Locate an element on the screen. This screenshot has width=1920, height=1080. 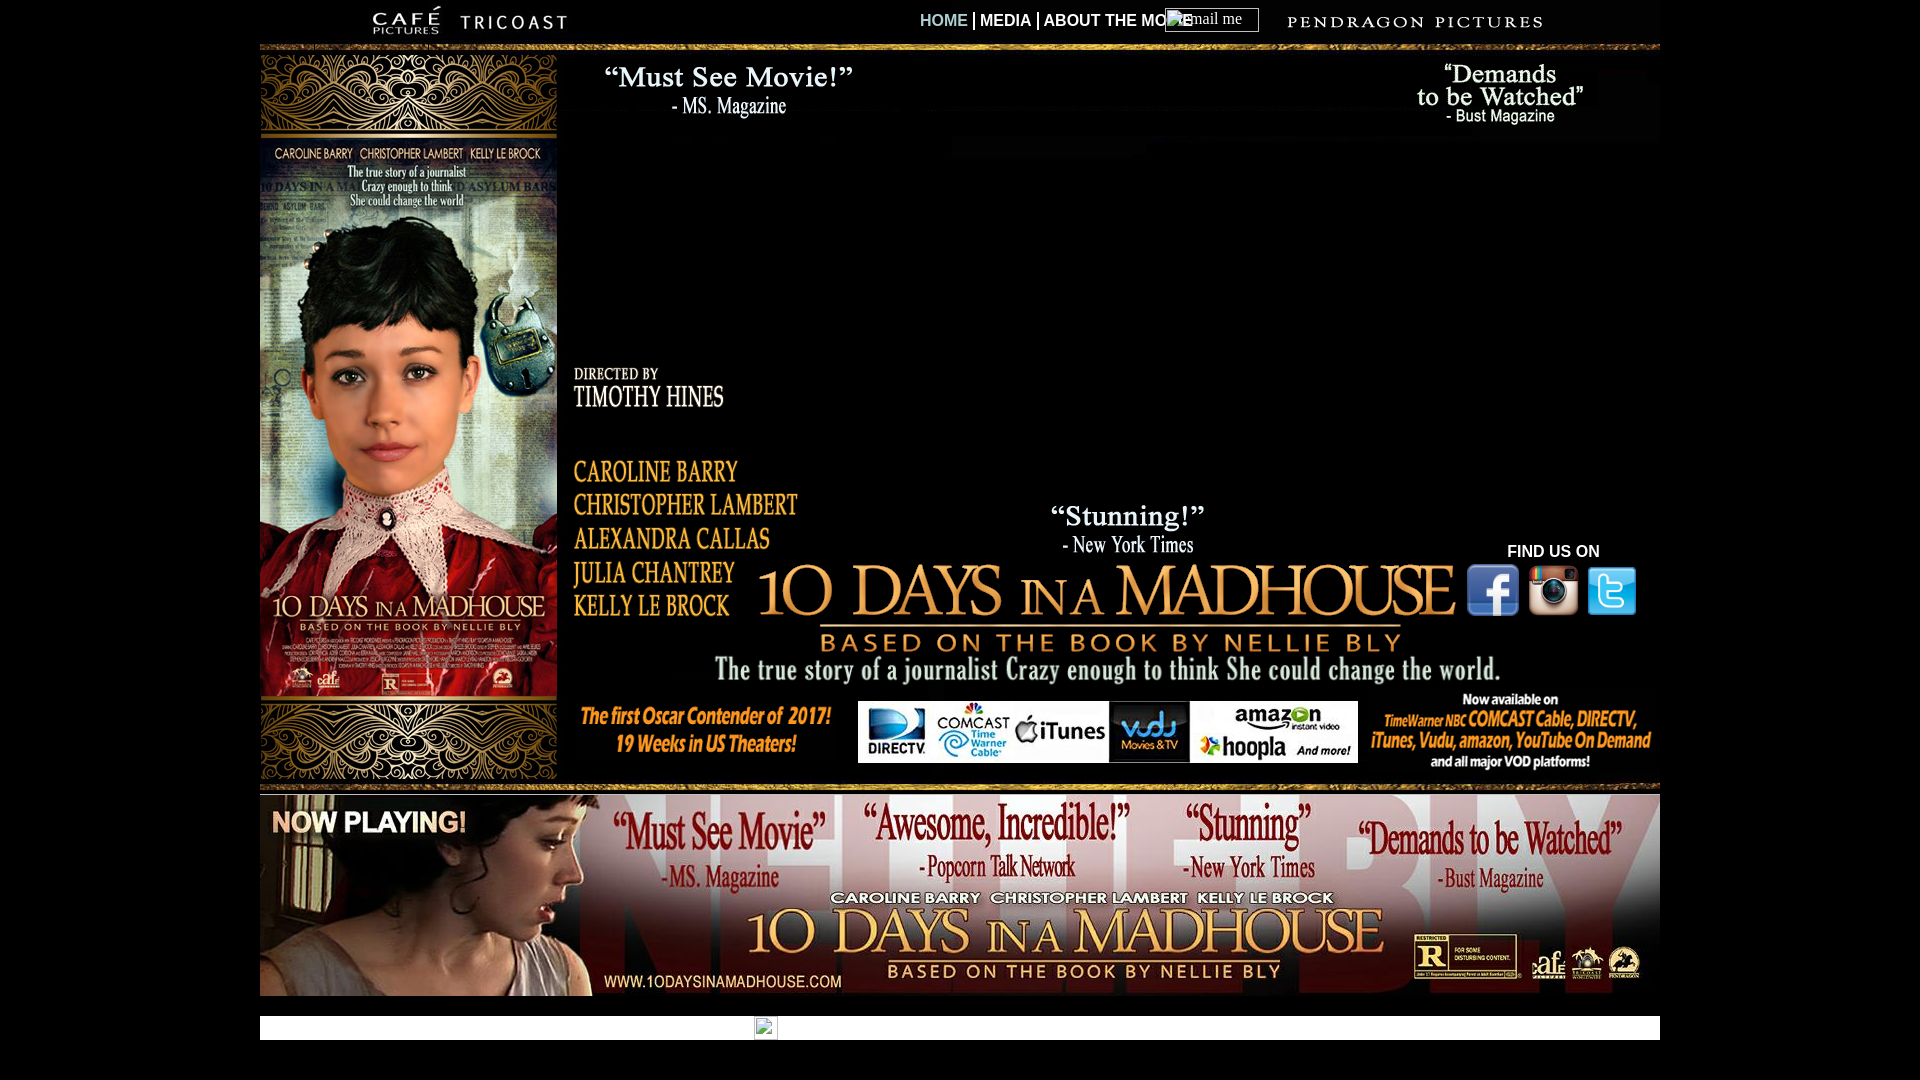
'MEDIA' is located at coordinates (1006, 20).